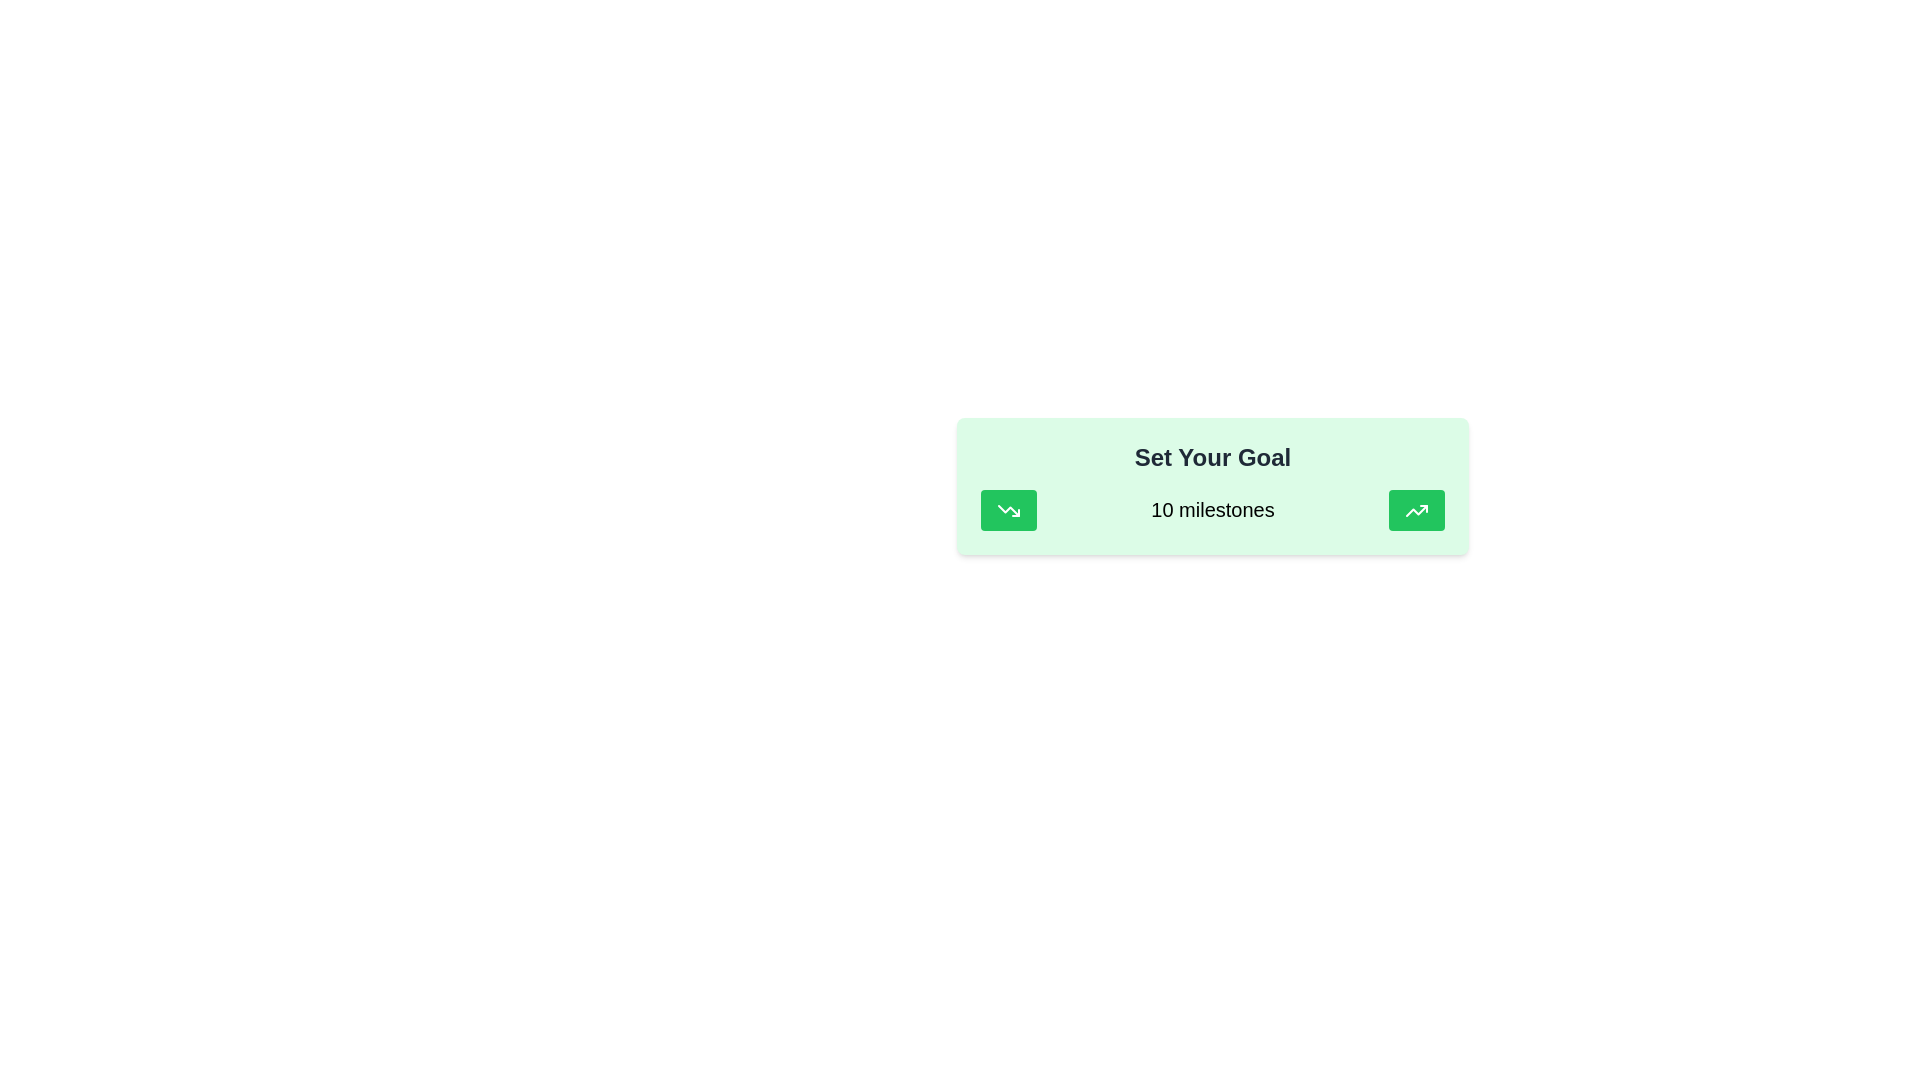 The image size is (1920, 1080). Describe the element at coordinates (1212, 508) in the screenshot. I see `the static text displaying the number of milestones in the goal-setting interface, which is centered horizontally and vertically between button icons` at that location.